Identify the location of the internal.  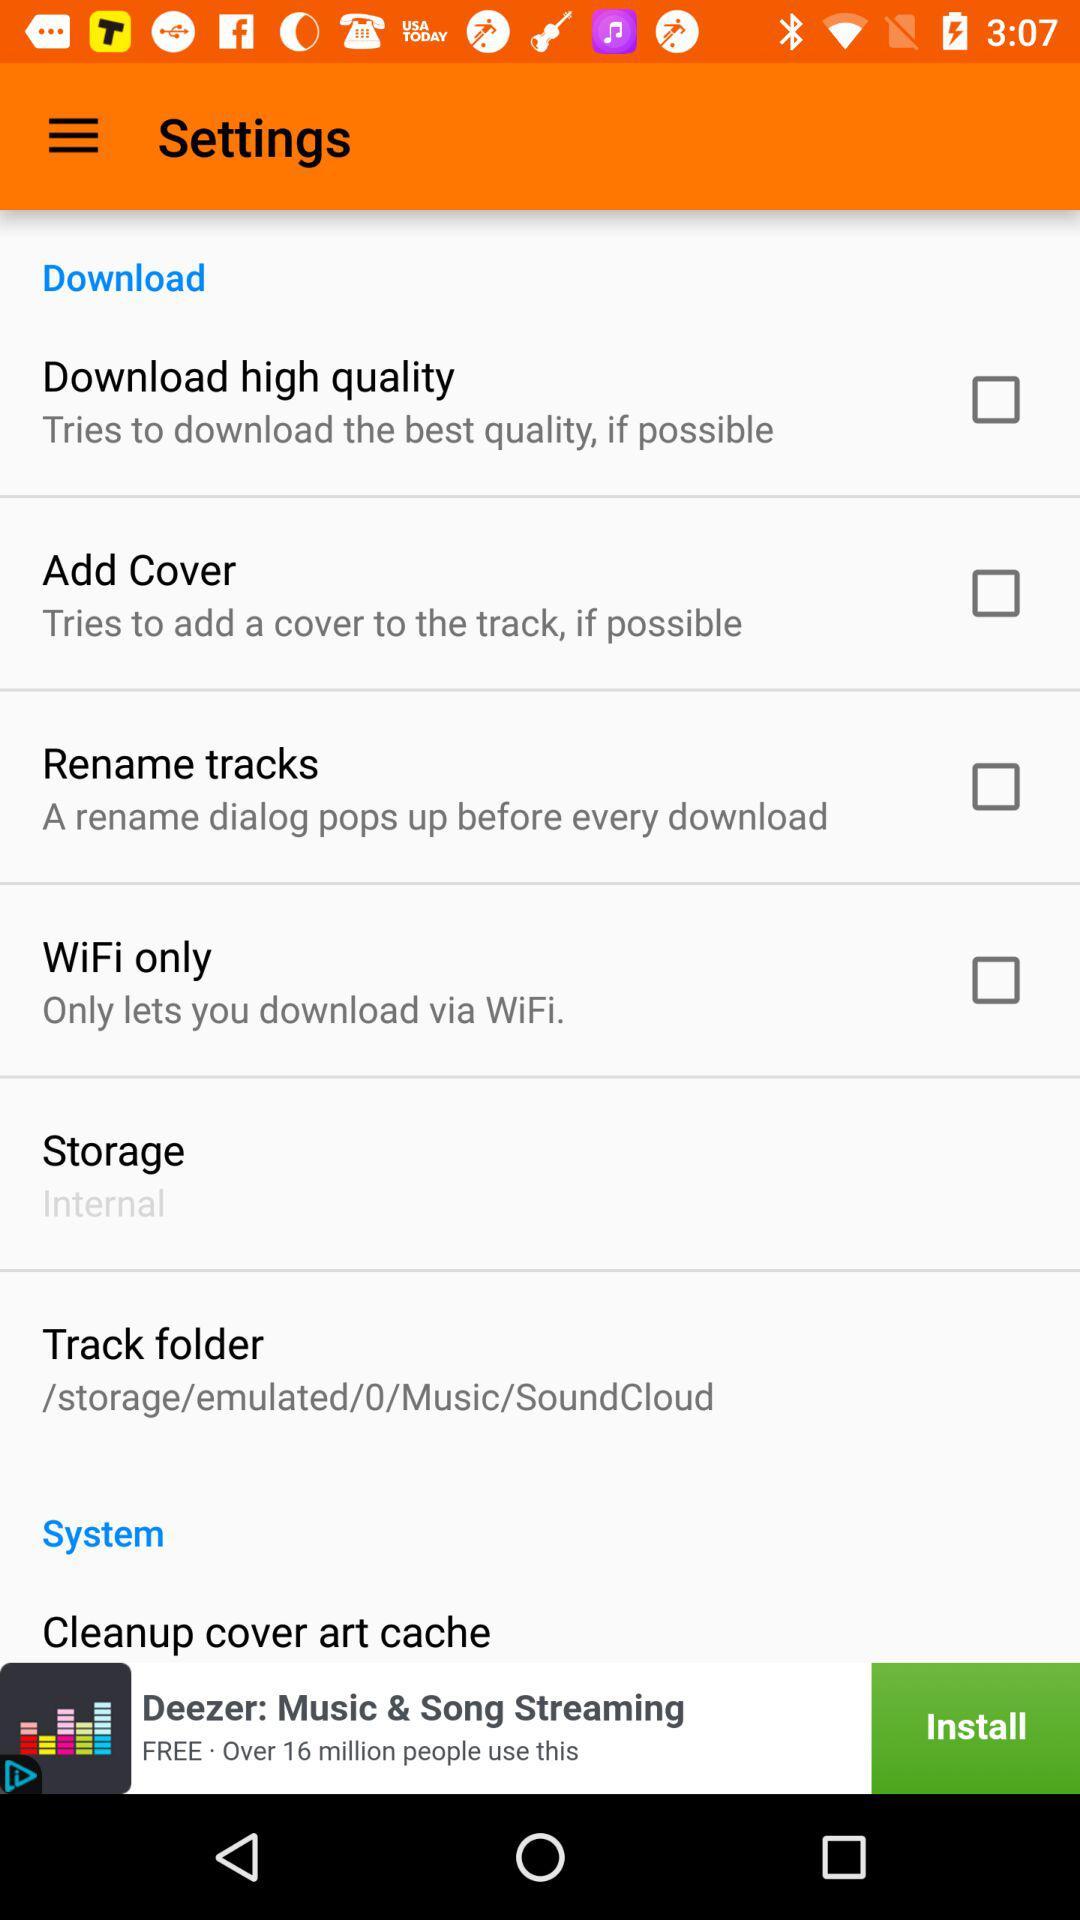
(103, 1201).